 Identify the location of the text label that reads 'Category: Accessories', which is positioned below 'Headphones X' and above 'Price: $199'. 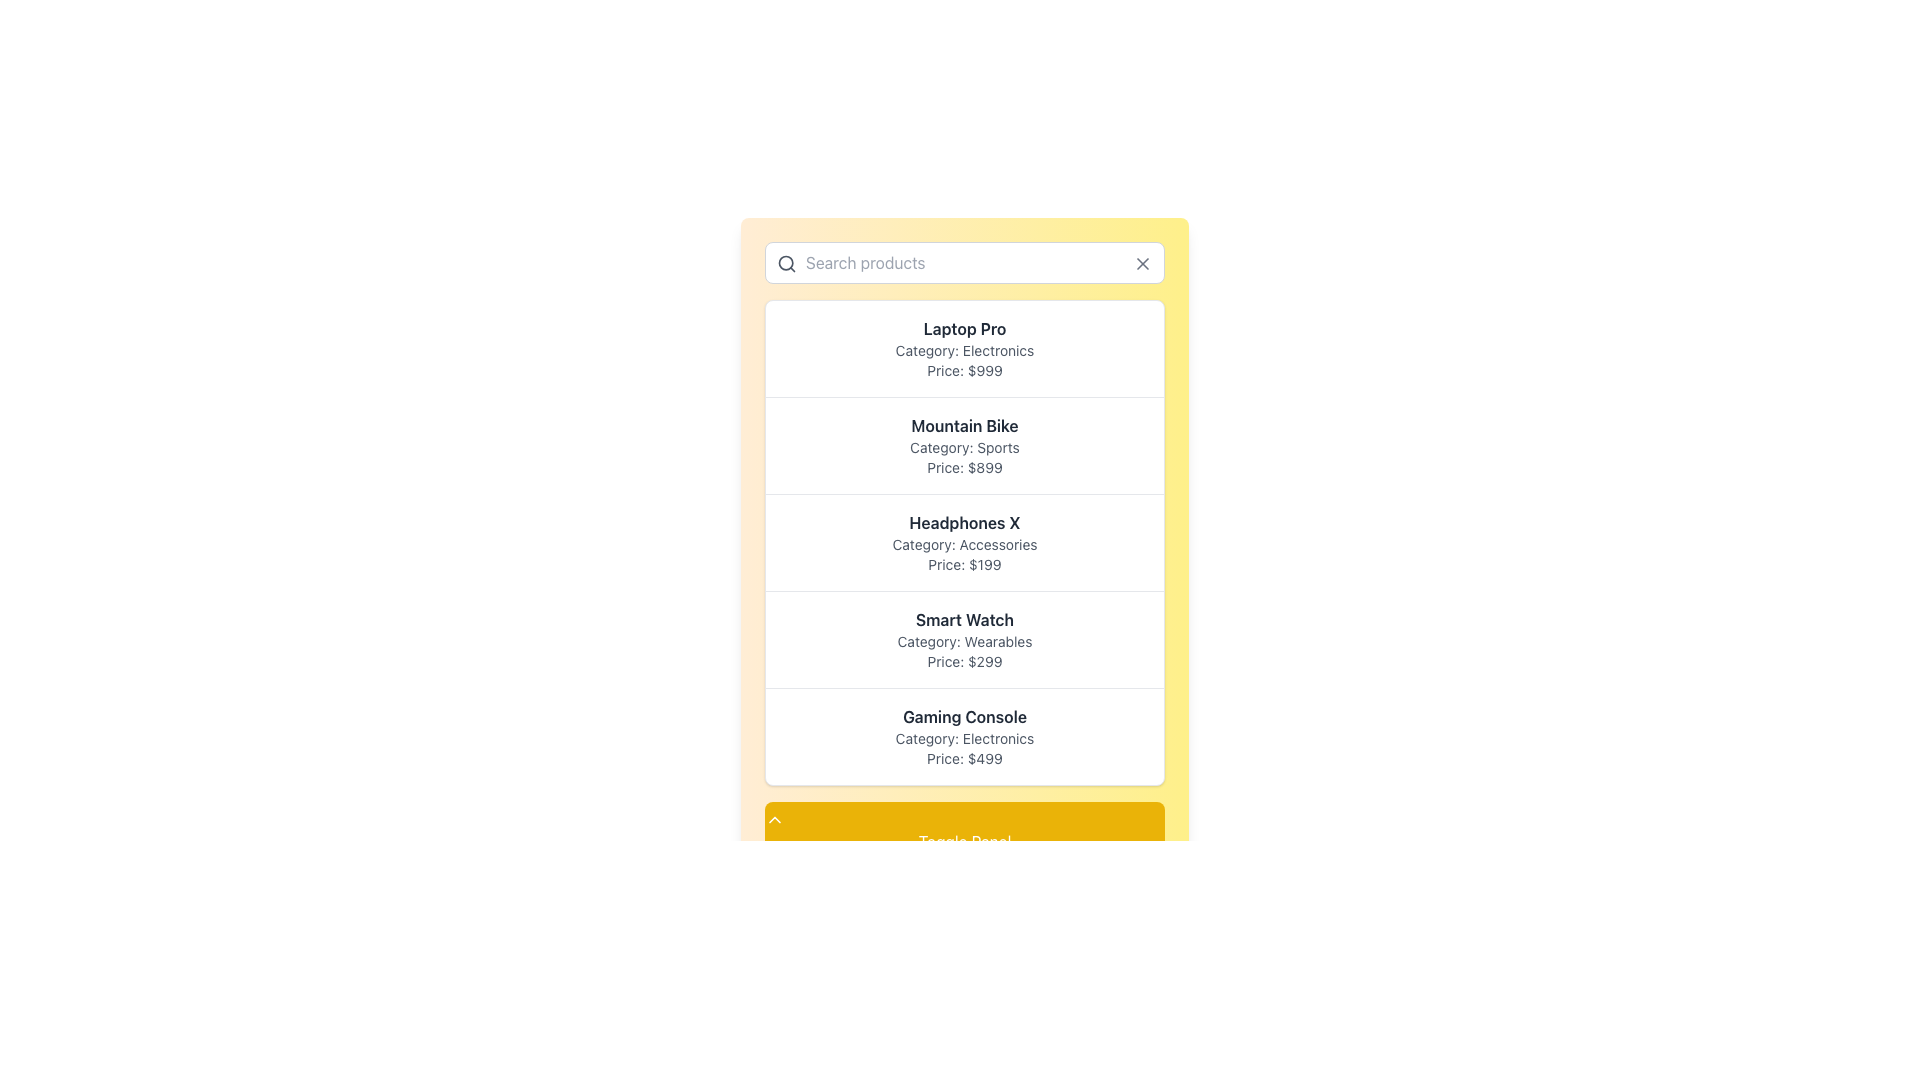
(964, 544).